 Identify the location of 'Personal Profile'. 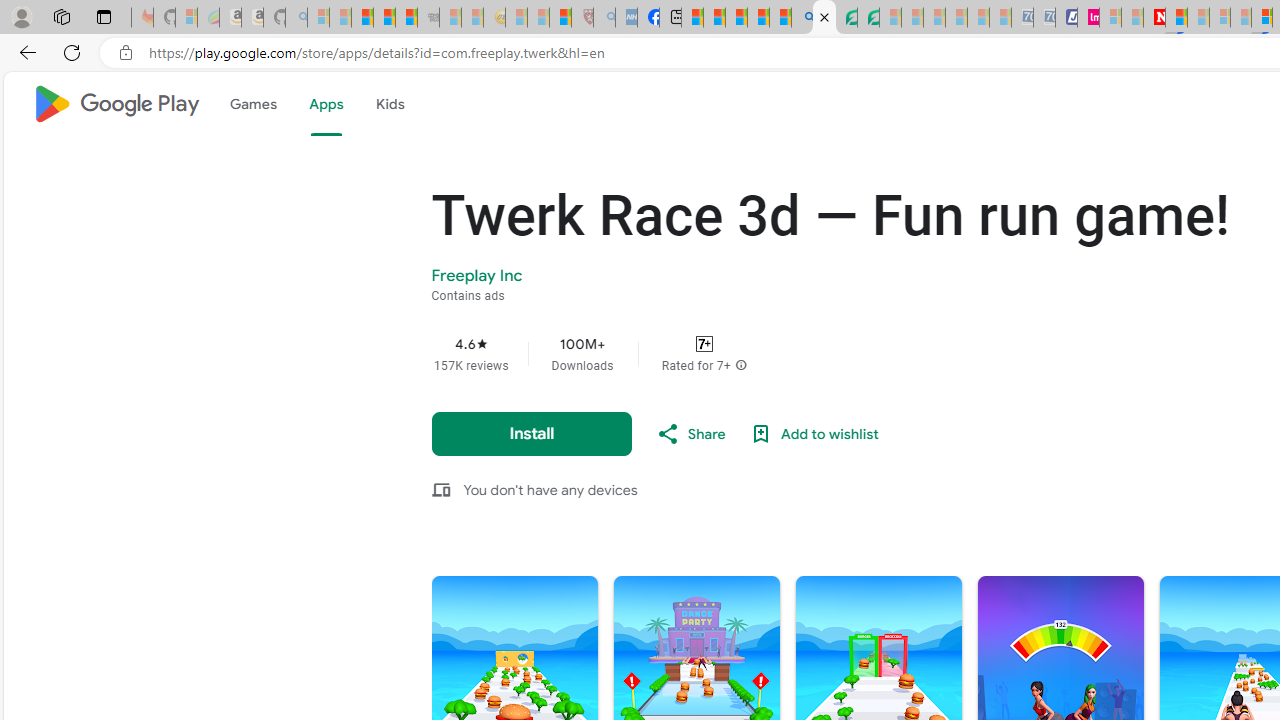
(21, 16).